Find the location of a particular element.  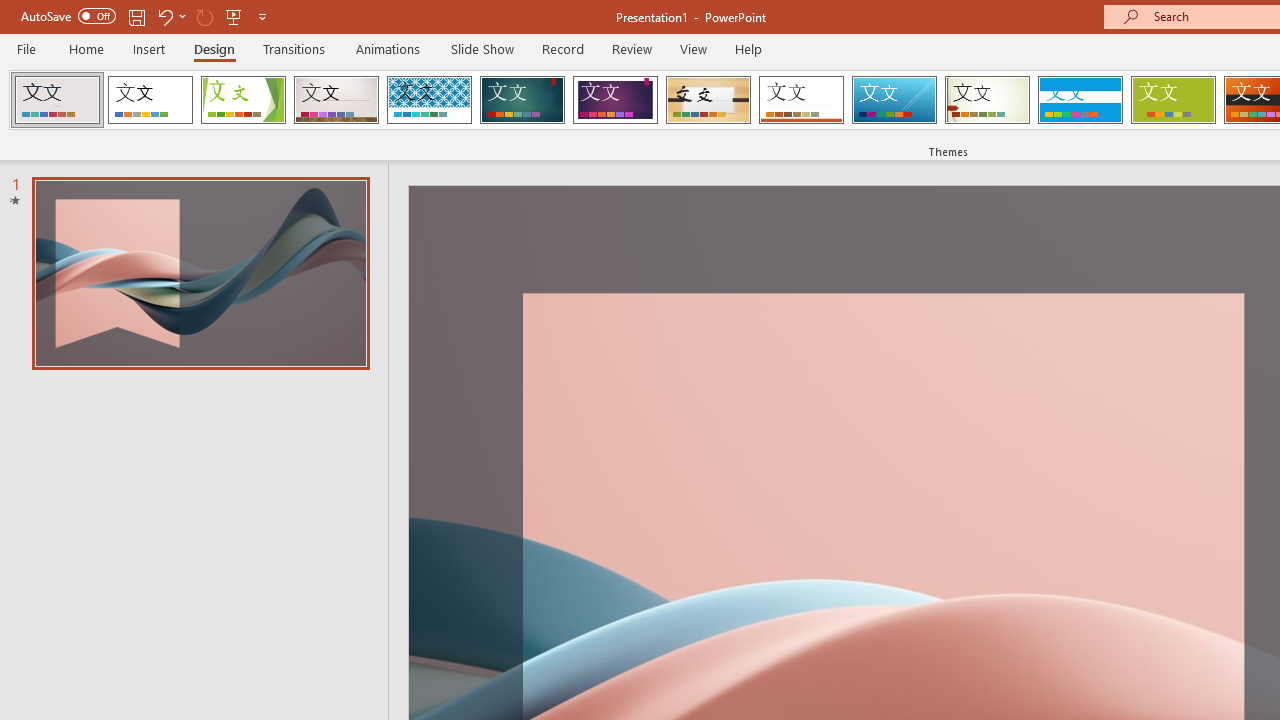

'Office Theme' is located at coordinates (149, 100).